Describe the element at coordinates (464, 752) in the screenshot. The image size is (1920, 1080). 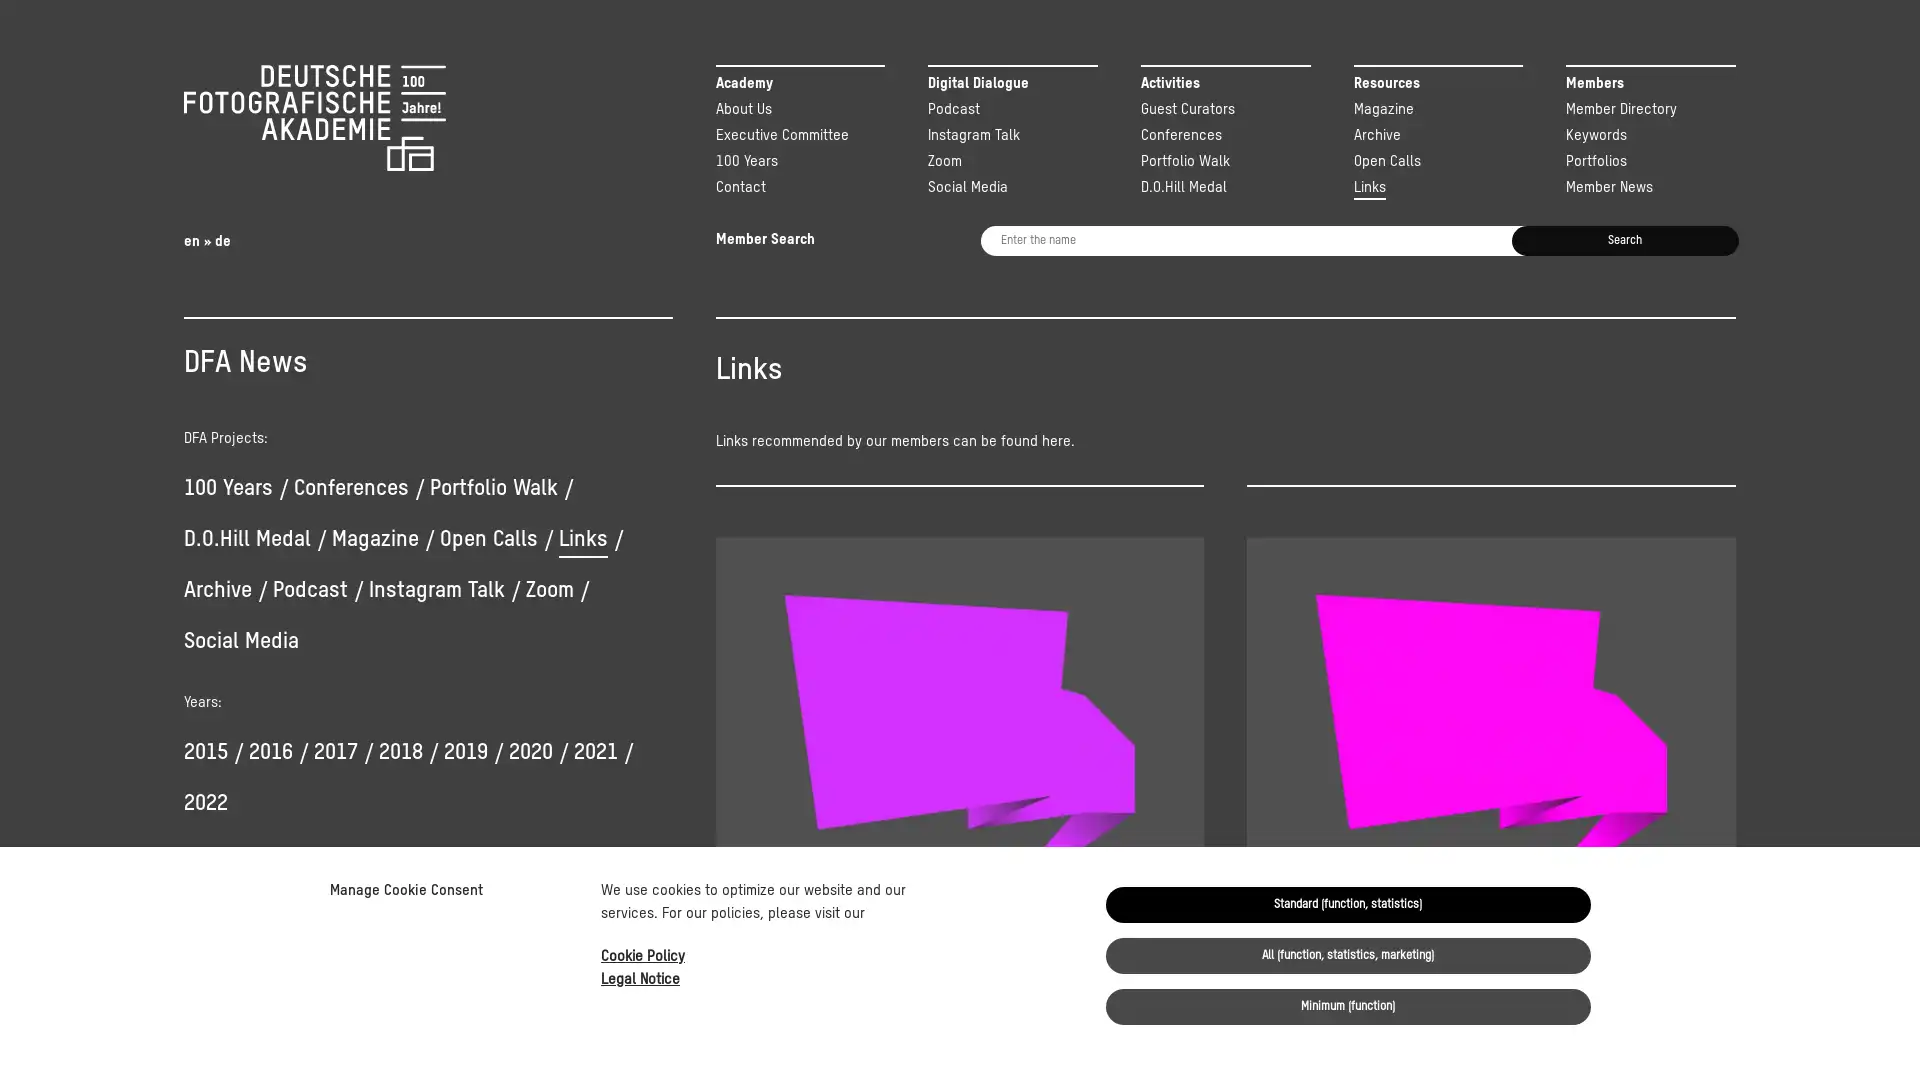
I see `2019` at that location.